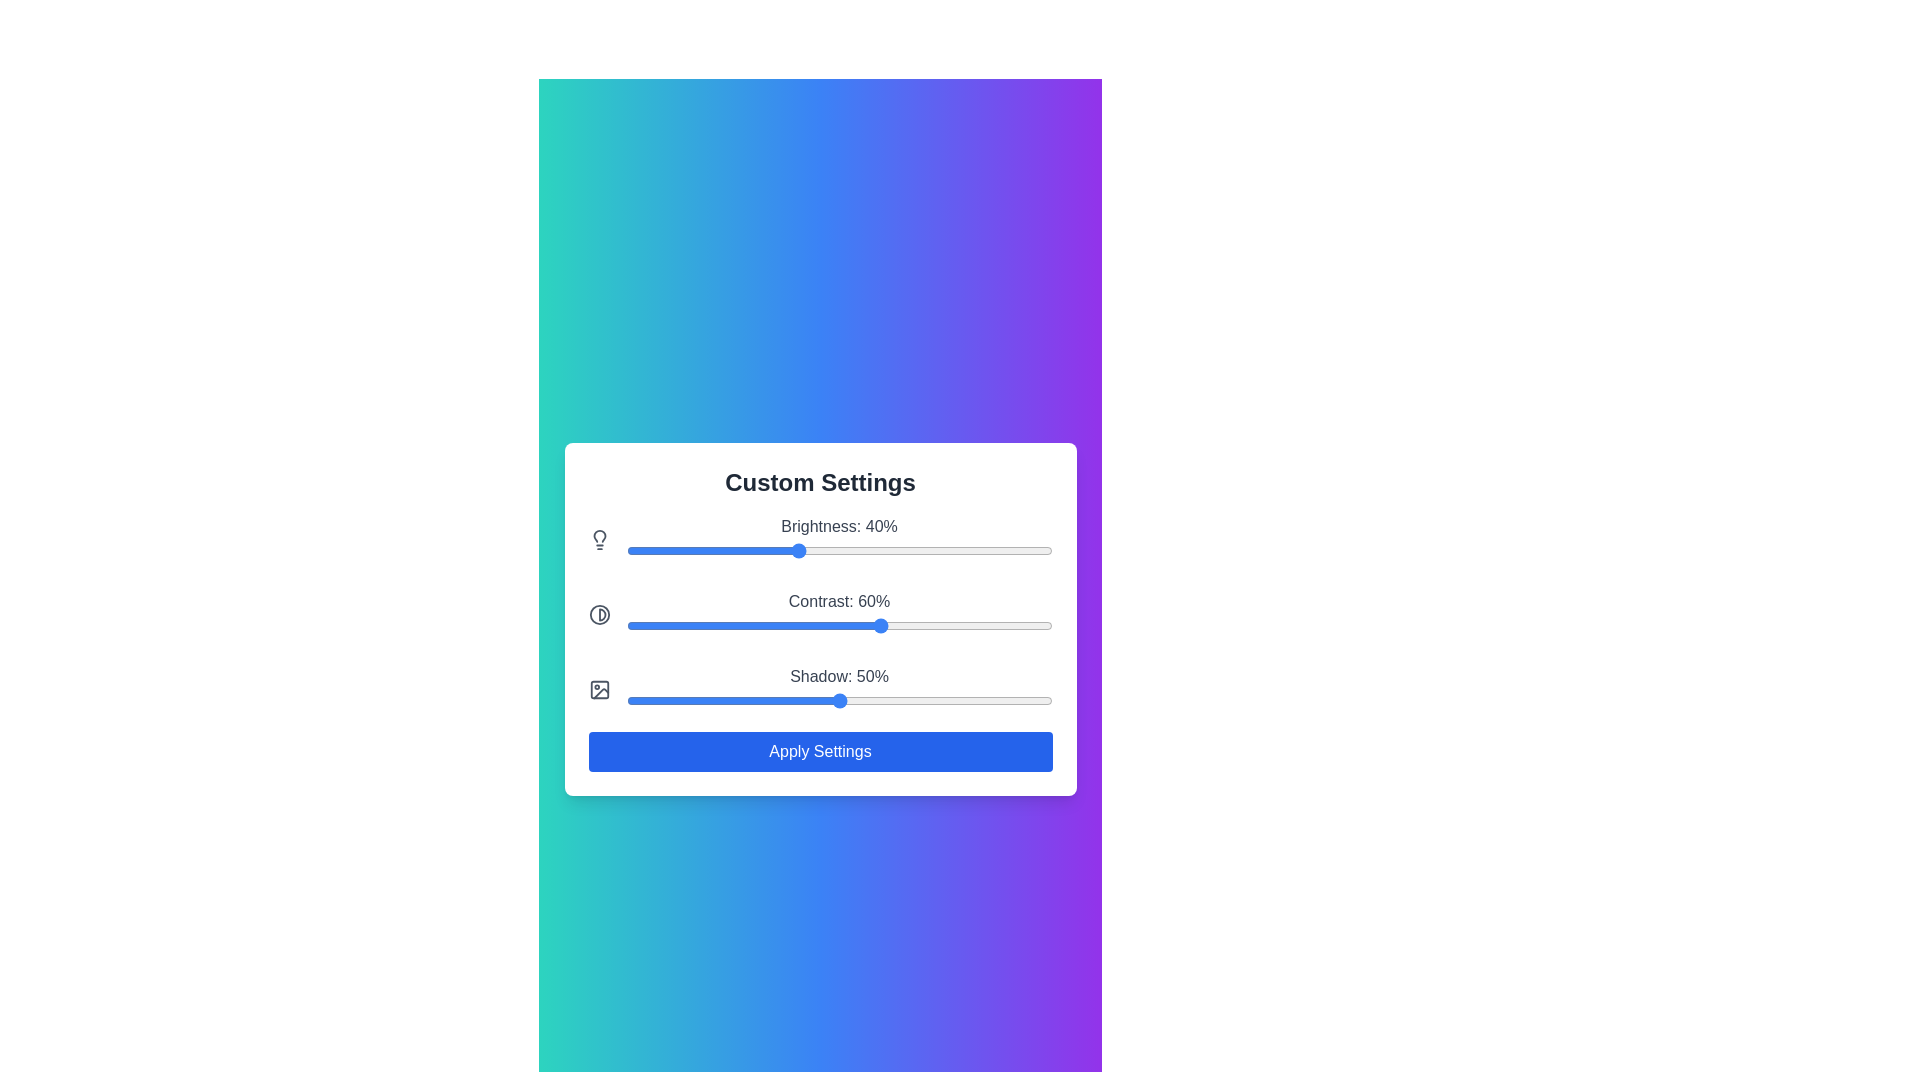 The width and height of the screenshot is (1920, 1080). What do you see at coordinates (848, 699) in the screenshot?
I see `the Shadow slider to set its value to 52` at bounding box center [848, 699].